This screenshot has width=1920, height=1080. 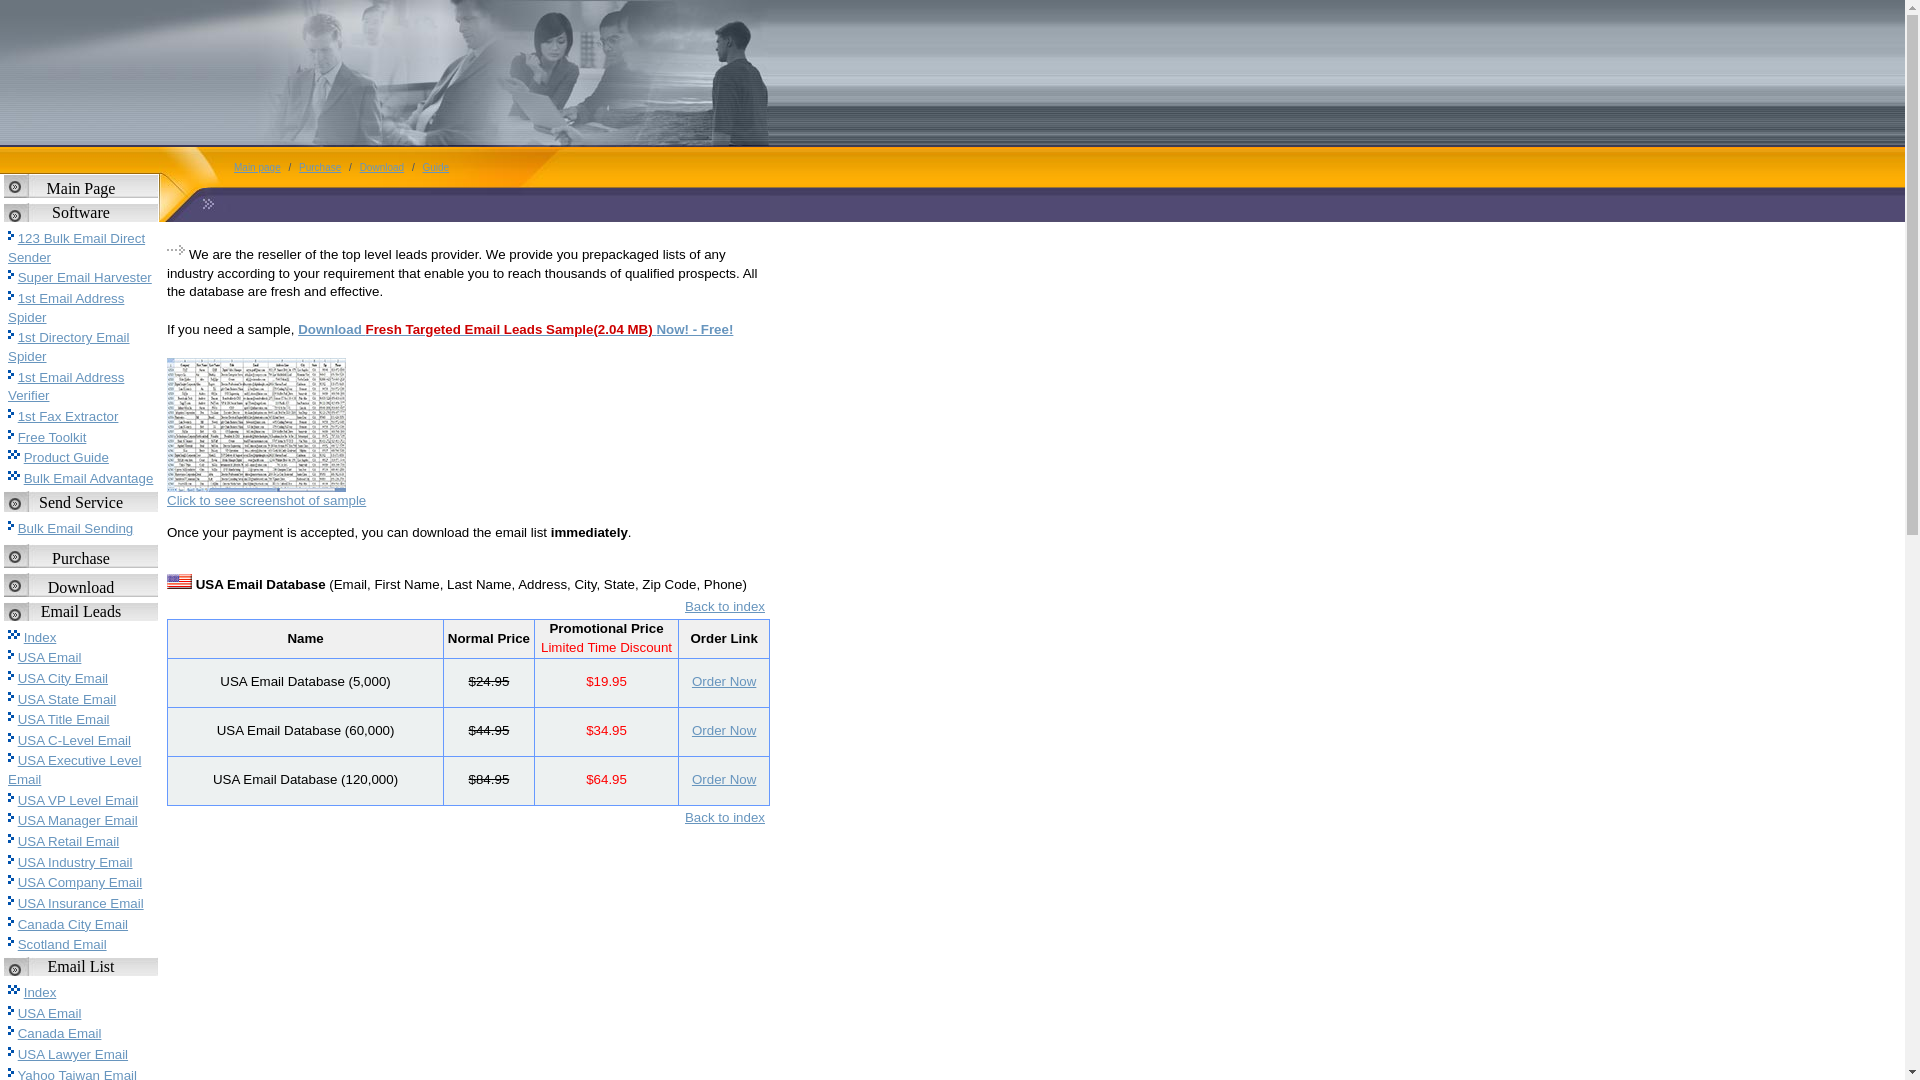 I want to click on 'USA Email', so click(x=49, y=657).